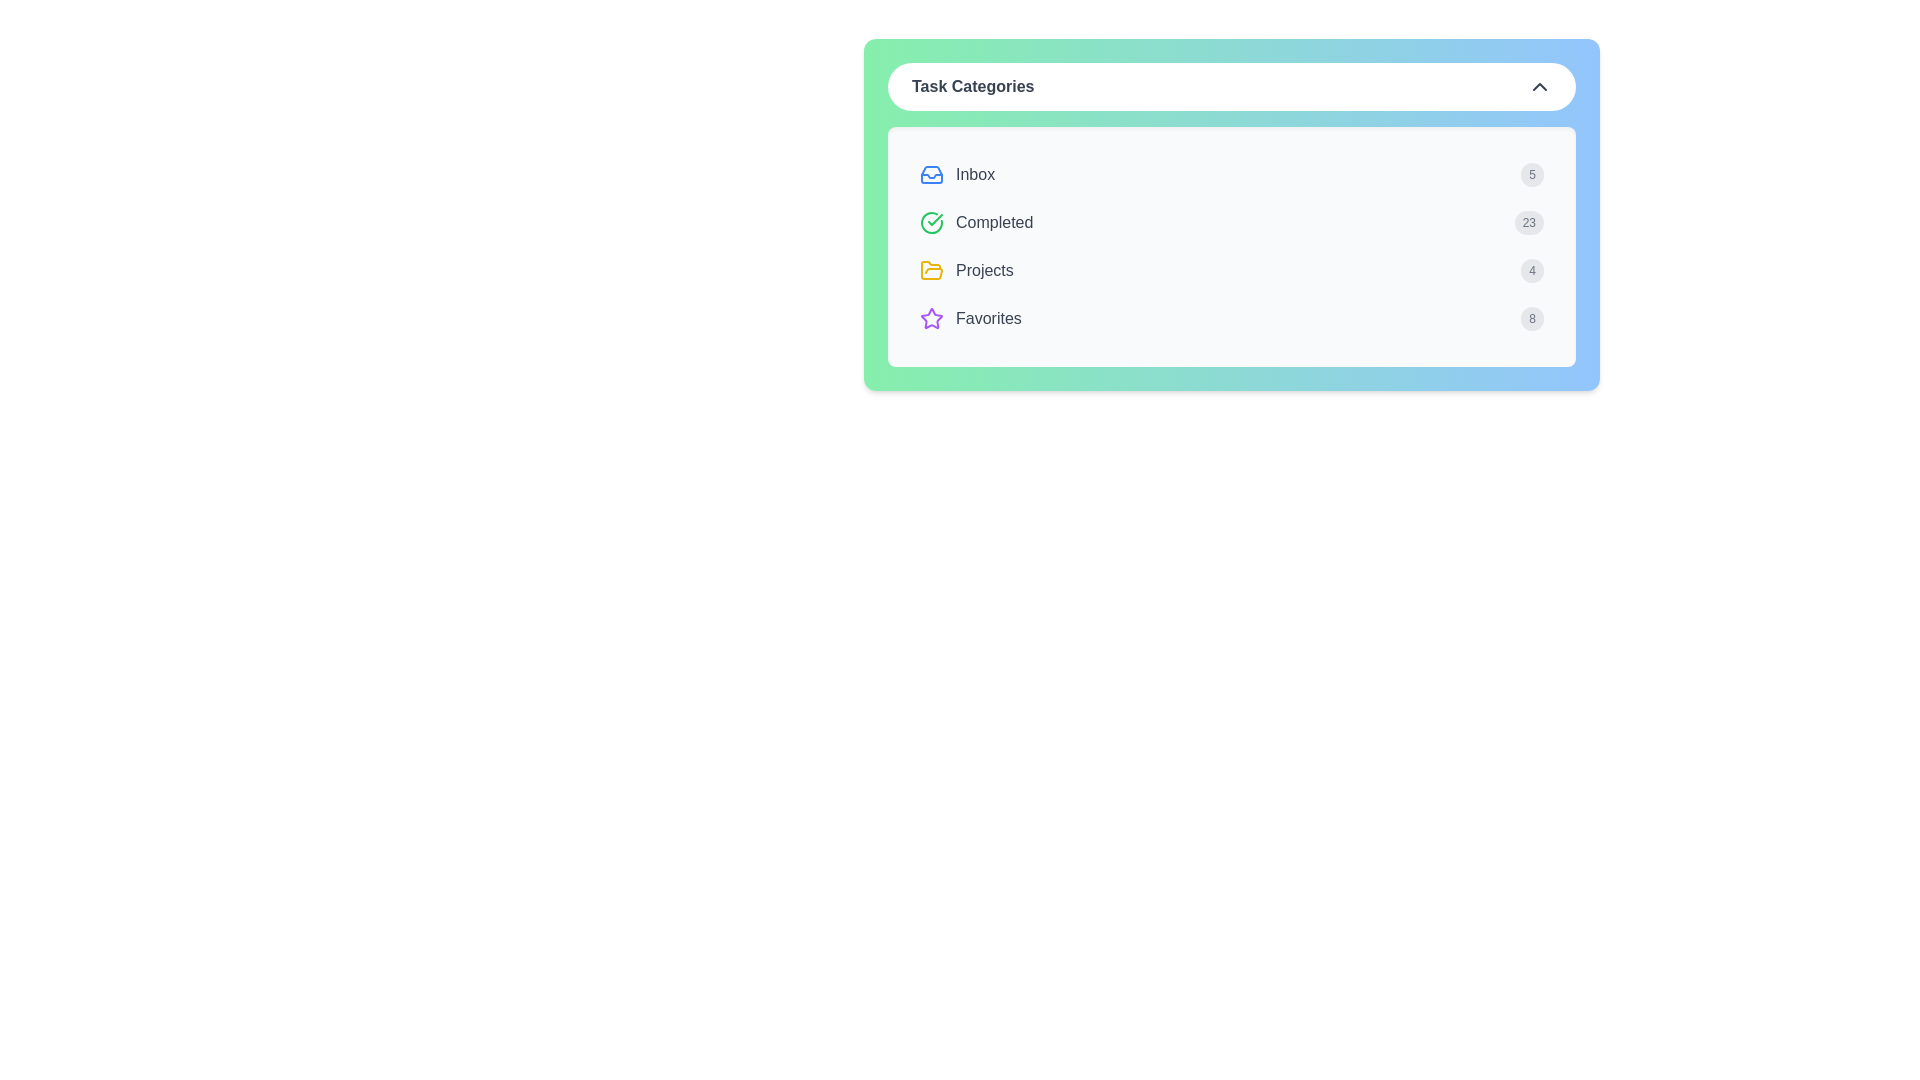 This screenshot has width=1920, height=1080. What do you see at coordinates (970, 318) in the screenshot?
I see `the 'Favorites' list item, which features a purple star icon and a gray text label` at bounding box center [970, 318].